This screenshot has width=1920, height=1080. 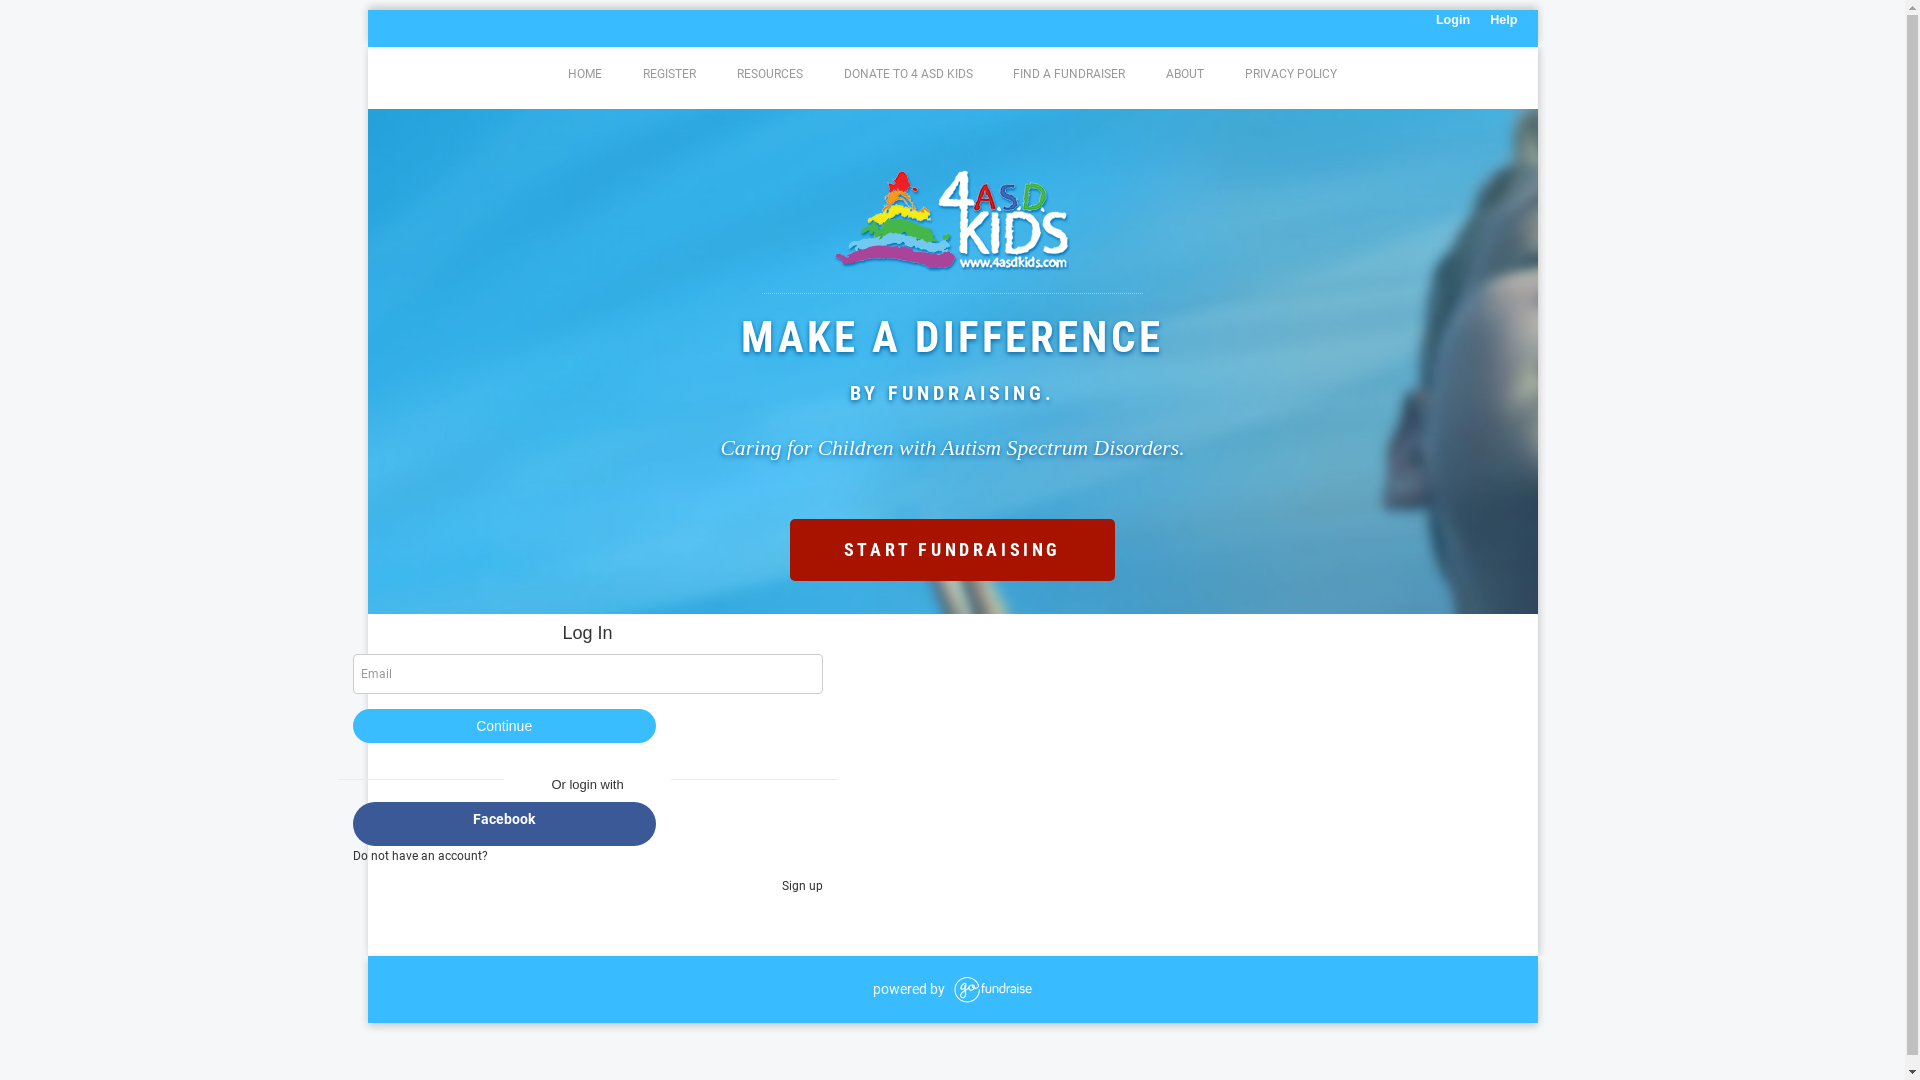 I want to click on 'PRIVACY POLICY', so click(x=1290, y=72).